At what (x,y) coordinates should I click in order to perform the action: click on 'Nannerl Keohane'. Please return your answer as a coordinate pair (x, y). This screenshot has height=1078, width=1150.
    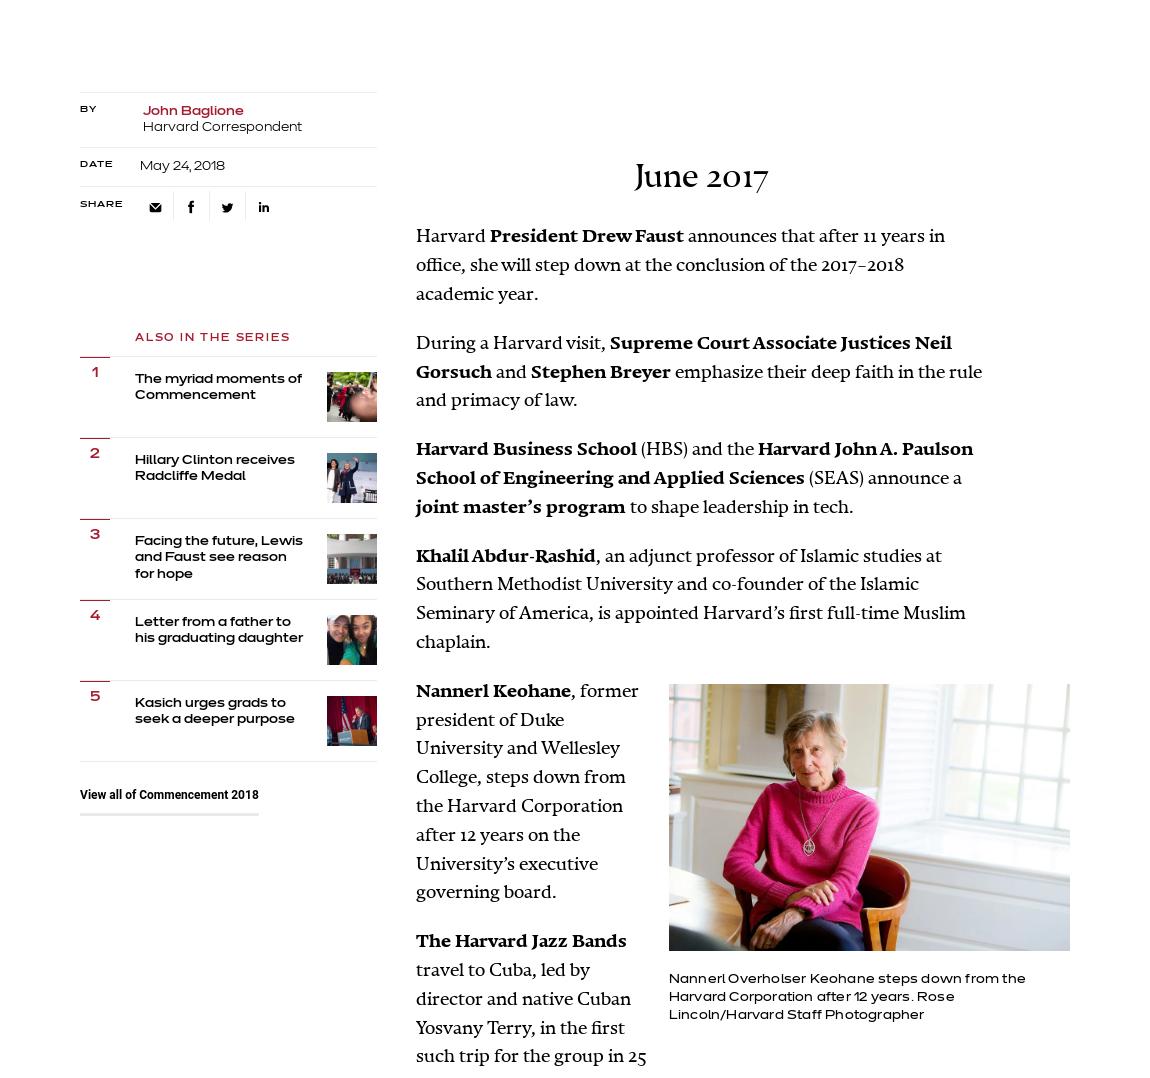
    Looking at the image, I should click on (493, 690).